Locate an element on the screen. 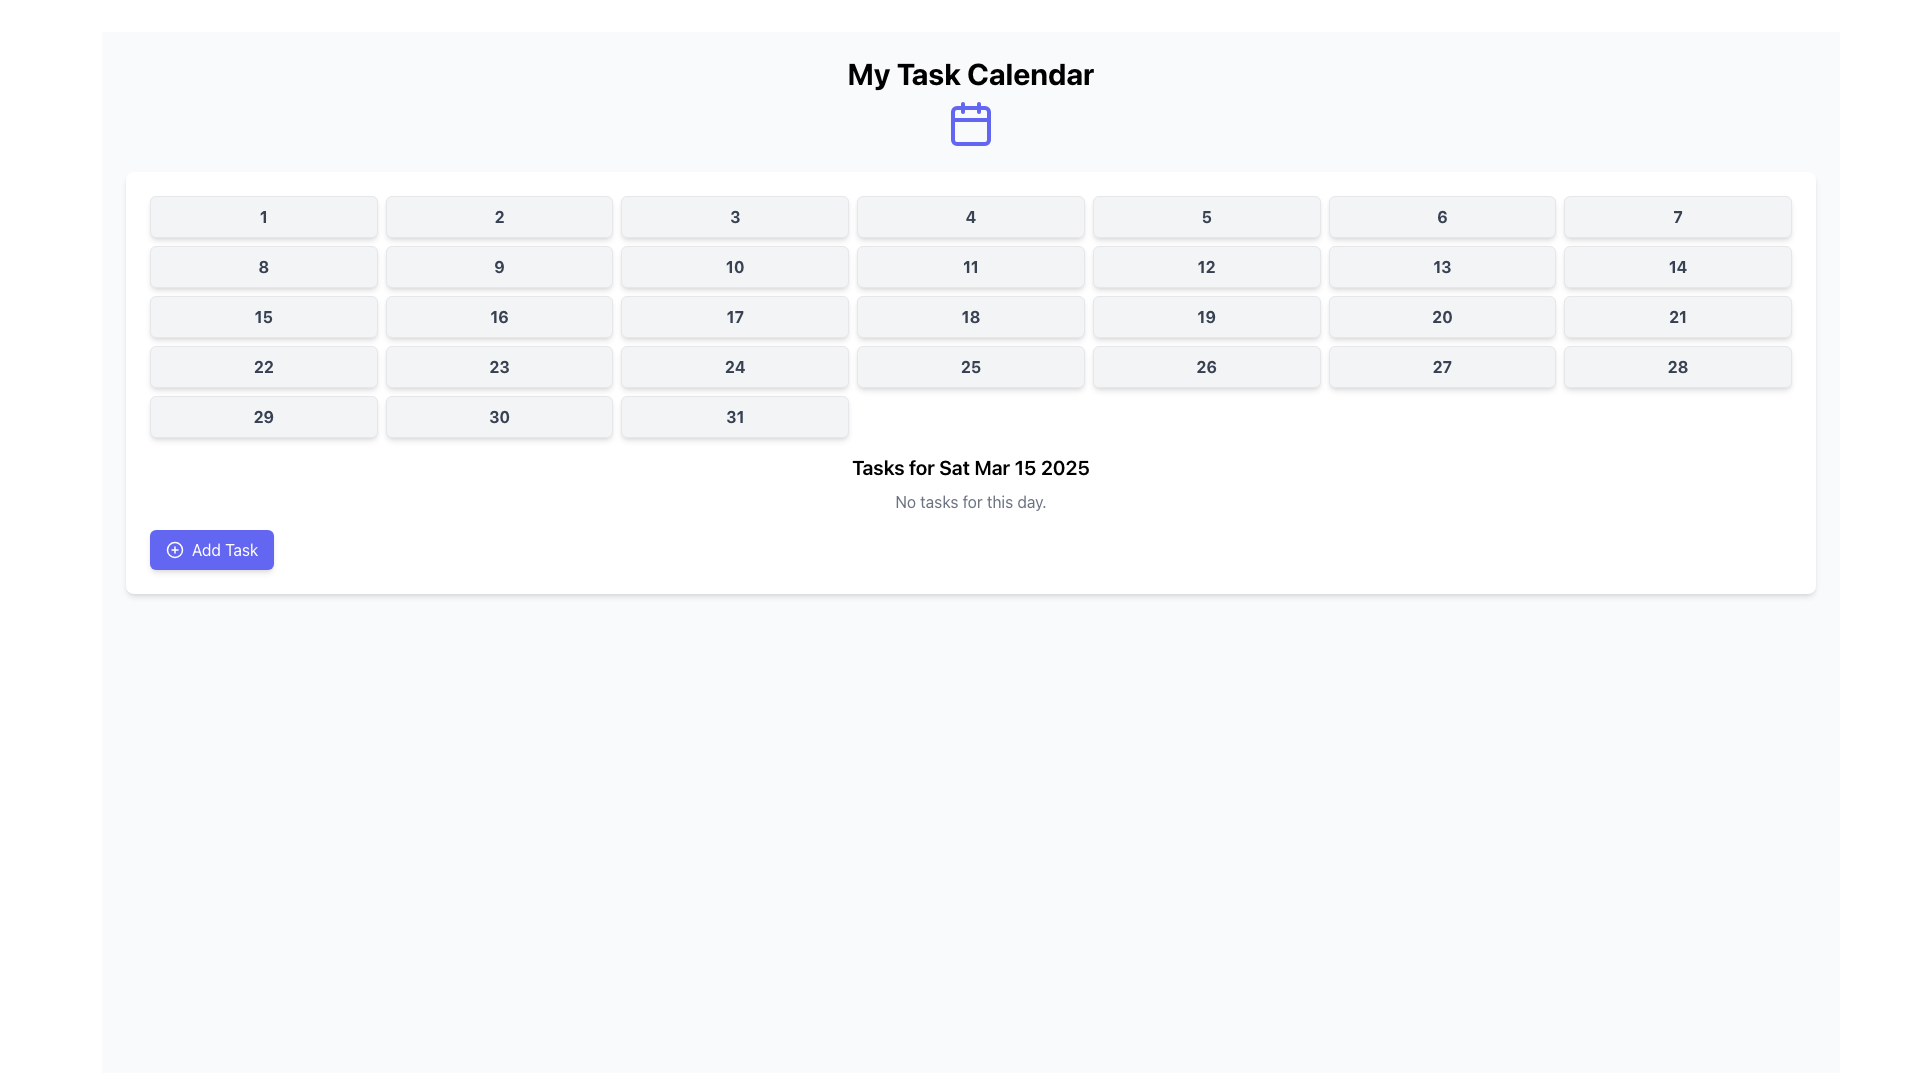  the button labeled '17' in the calendar grid is located at coordinates (734, 315).